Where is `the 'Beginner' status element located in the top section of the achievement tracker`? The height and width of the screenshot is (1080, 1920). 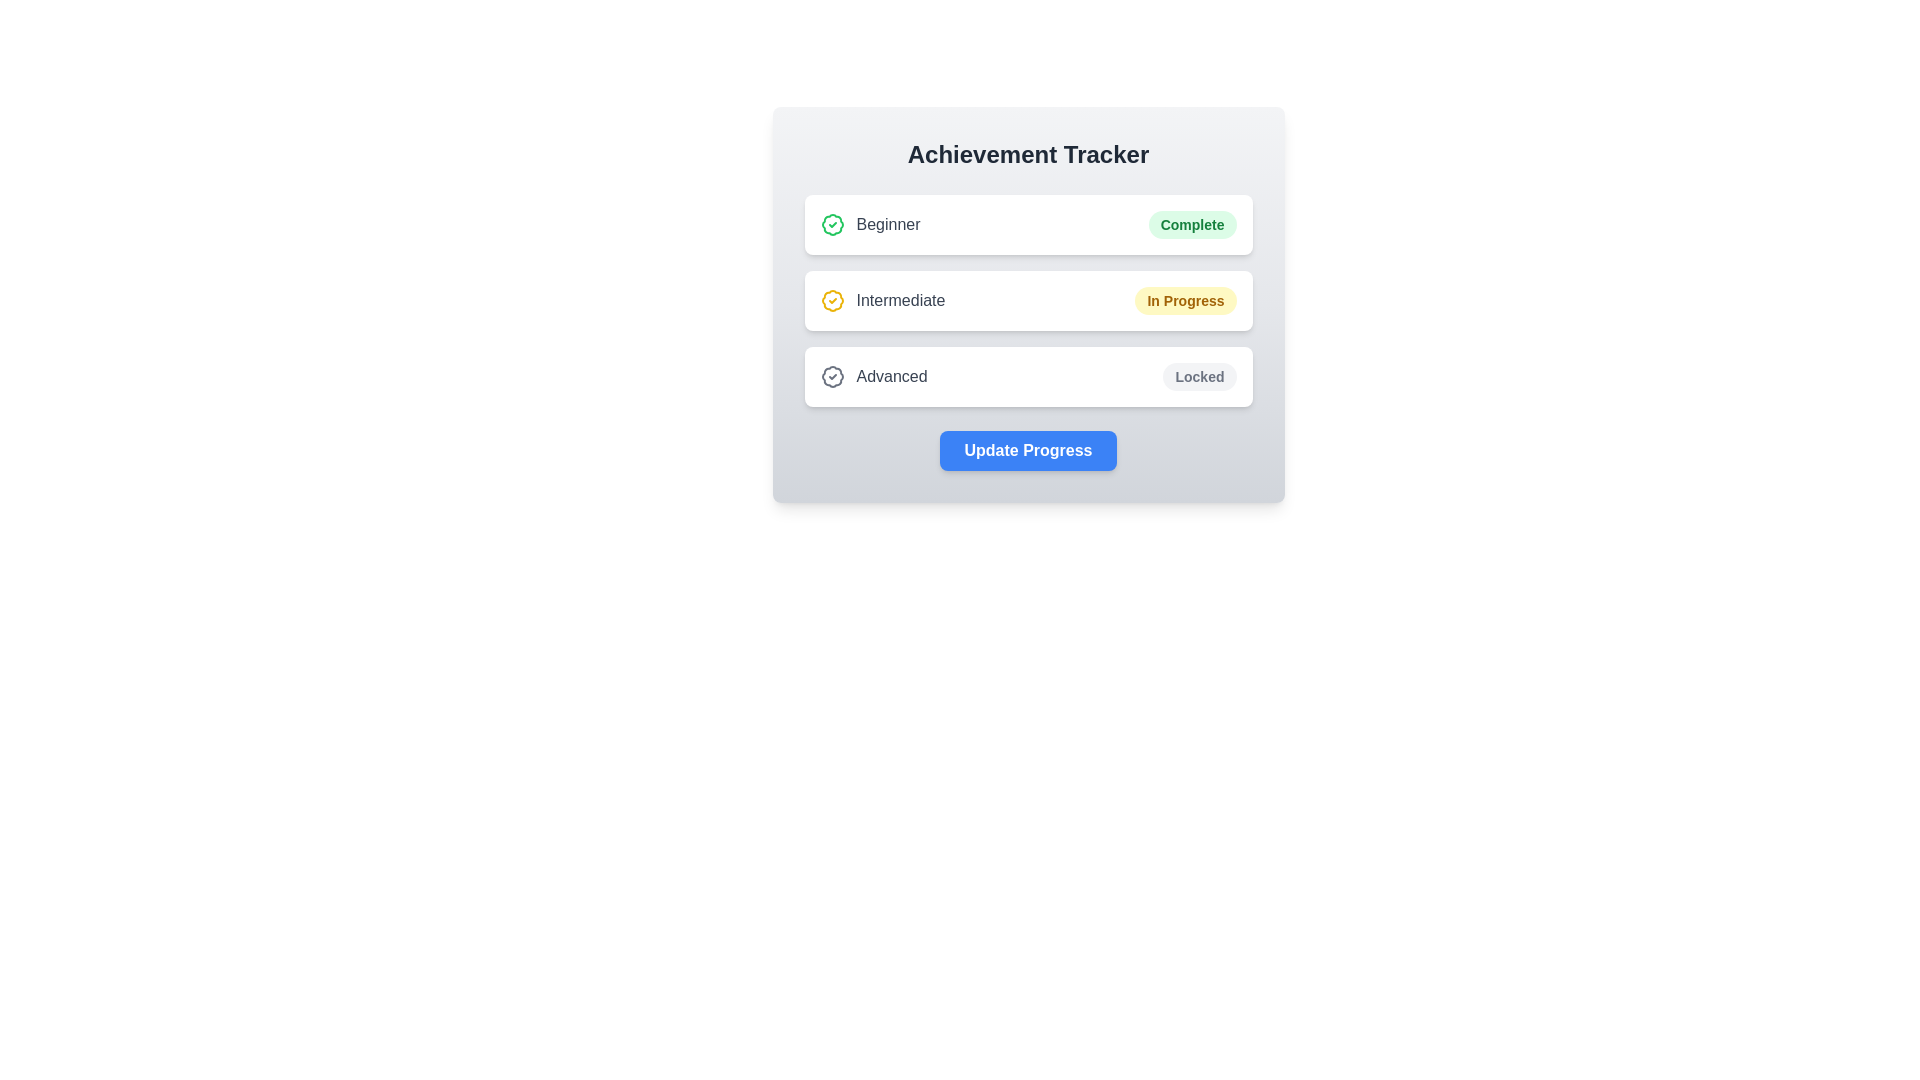 the 'Beginner' status element located in the top section of the achievement tracker is located at coordinates (870, 224).